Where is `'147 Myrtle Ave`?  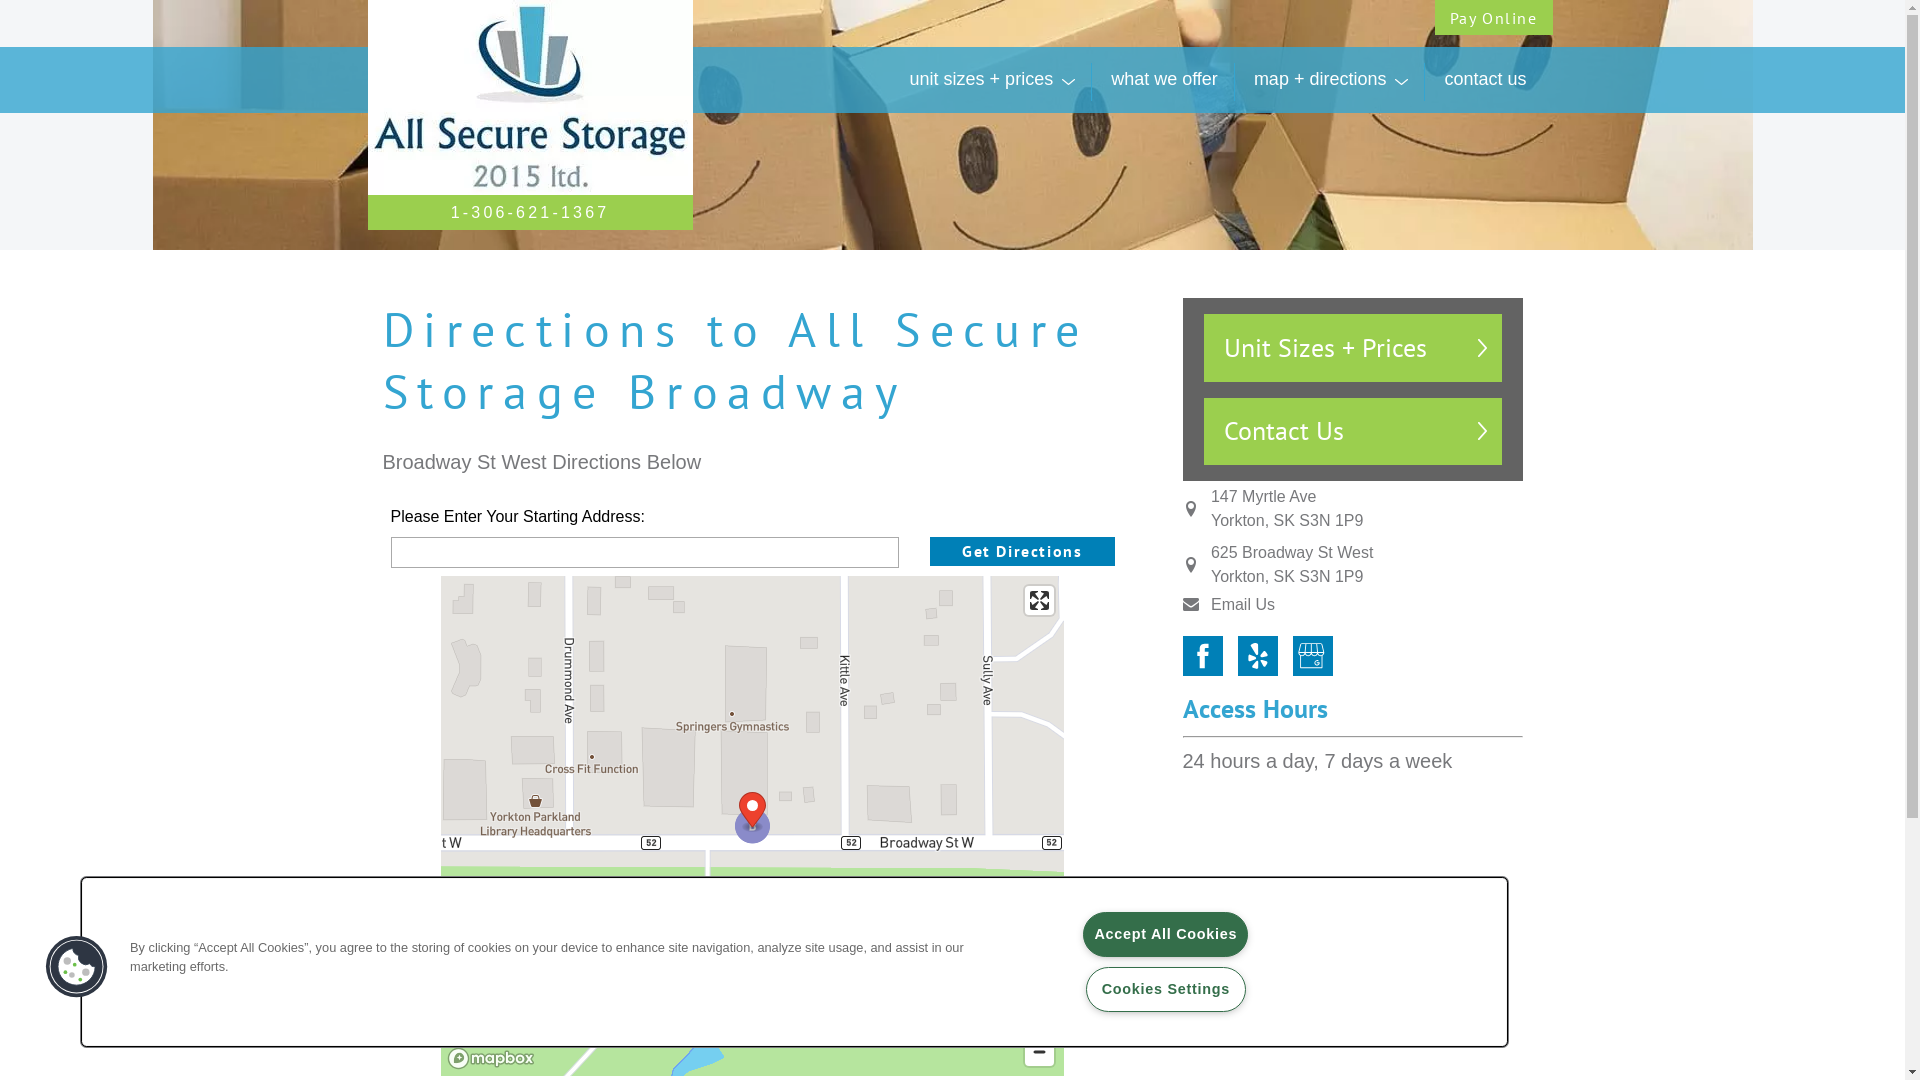
'147 Myrtle Ave is located at coordinates (1209, 508).